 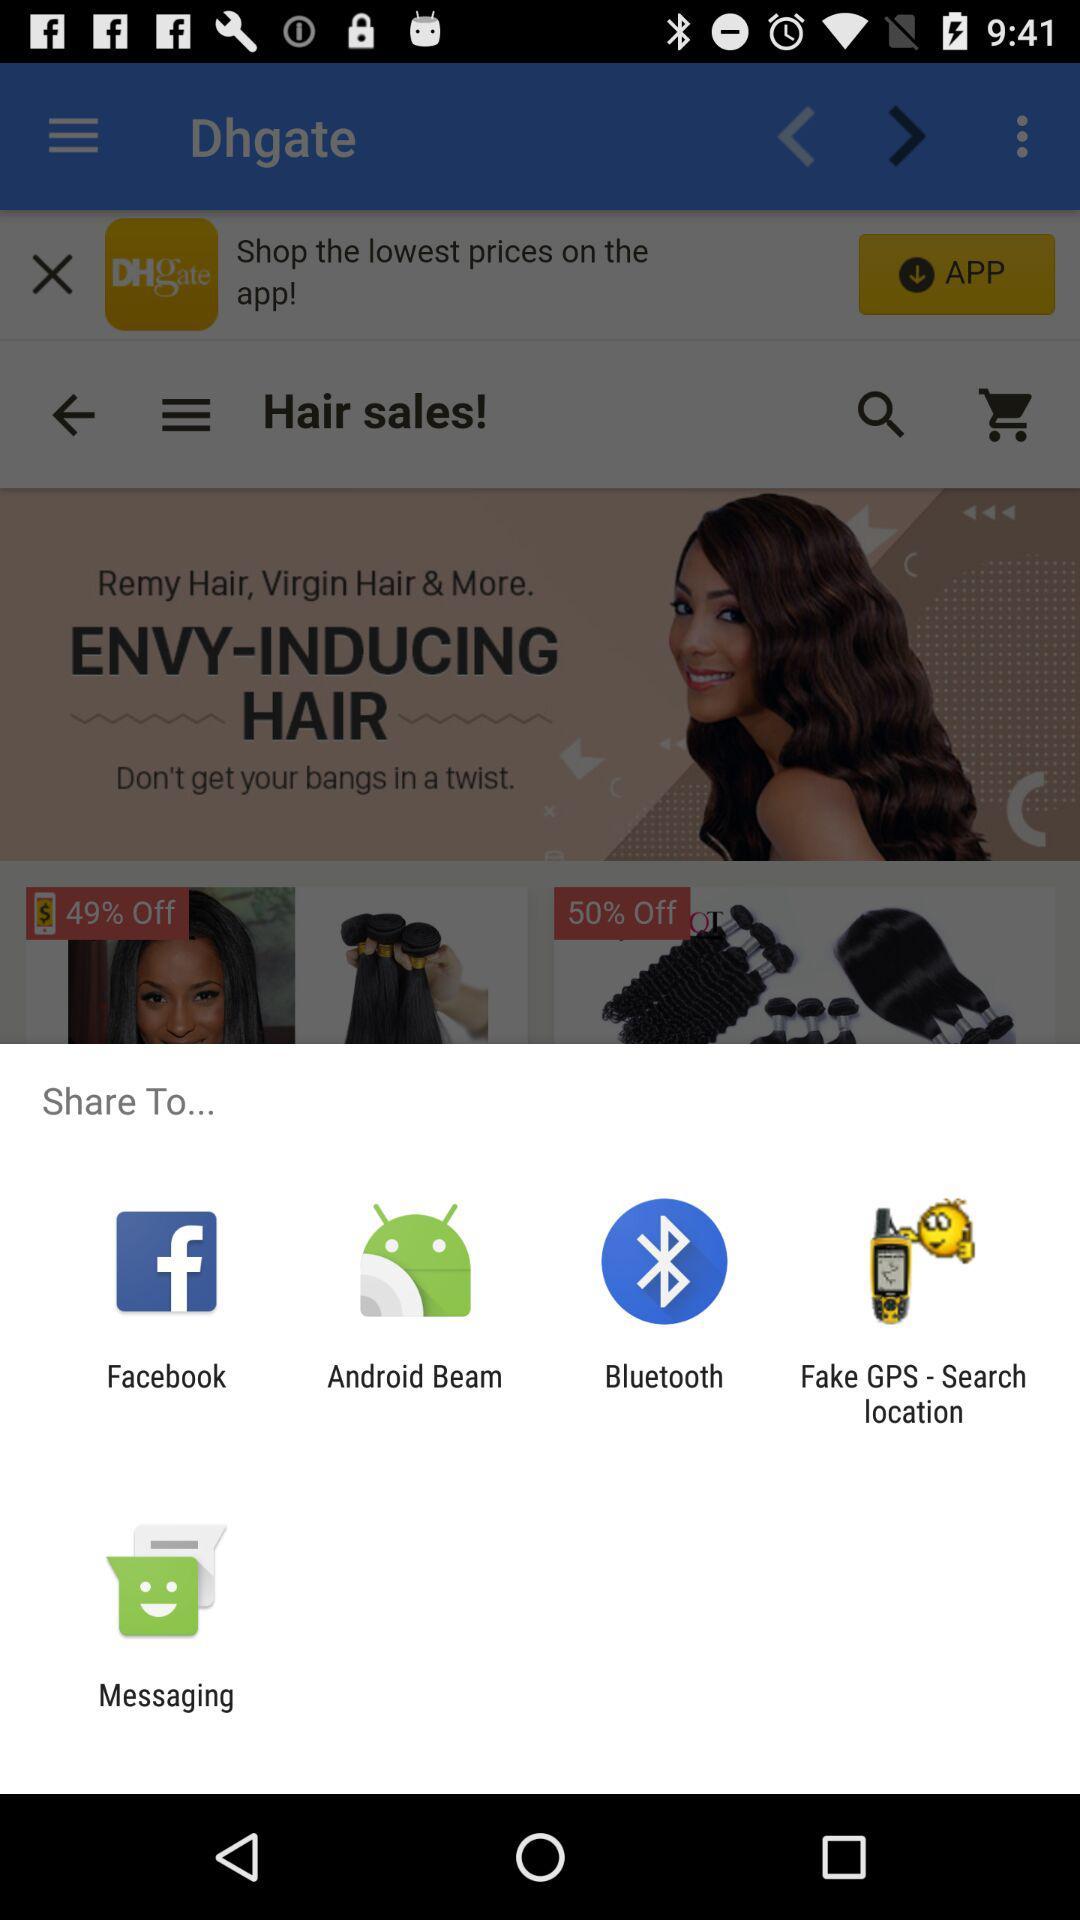 What do you see at coordinates (414, 1392) in the screenshot?
I see `item next to the bluetooth item` at bounding box center [414, 1392].